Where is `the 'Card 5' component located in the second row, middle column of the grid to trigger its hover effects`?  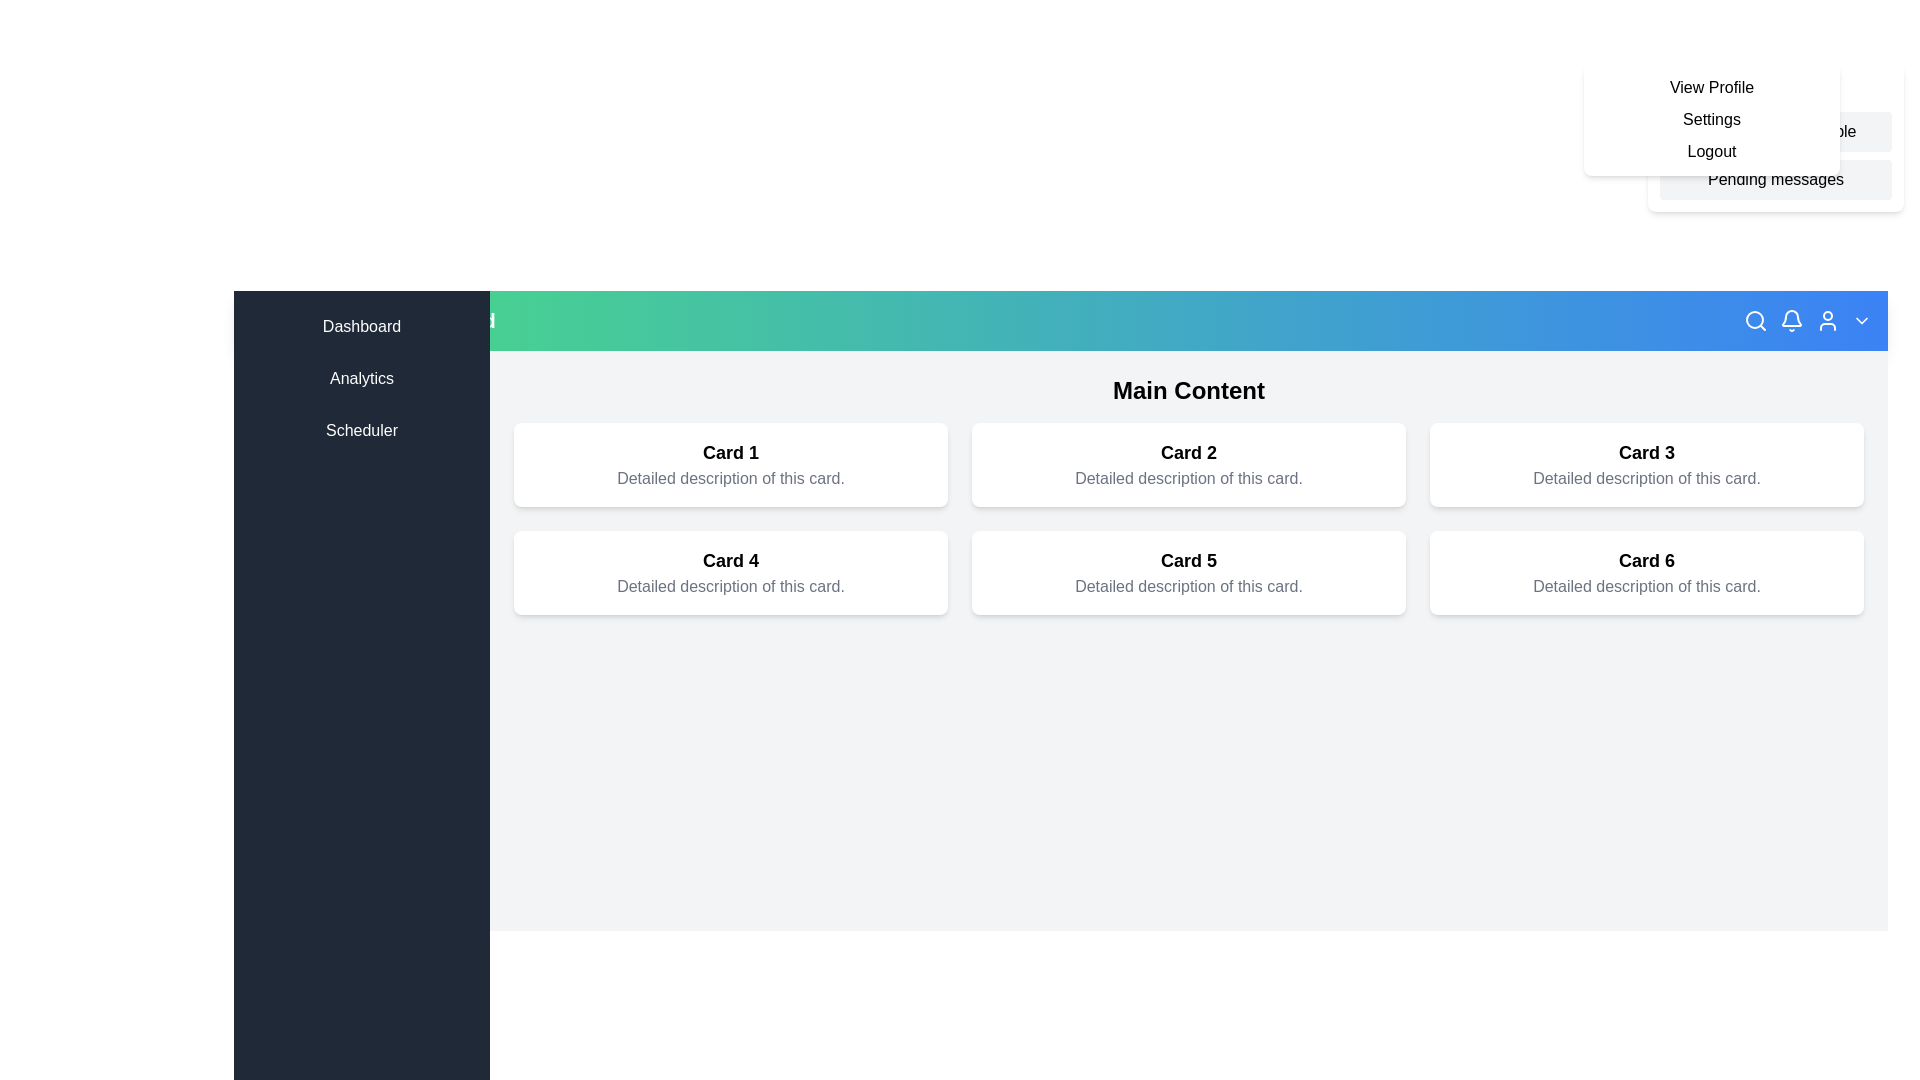
the 'Card 5' component located in the second row, middle column of the grid to trigger its hover effects is located at coordinates (1189, 573).